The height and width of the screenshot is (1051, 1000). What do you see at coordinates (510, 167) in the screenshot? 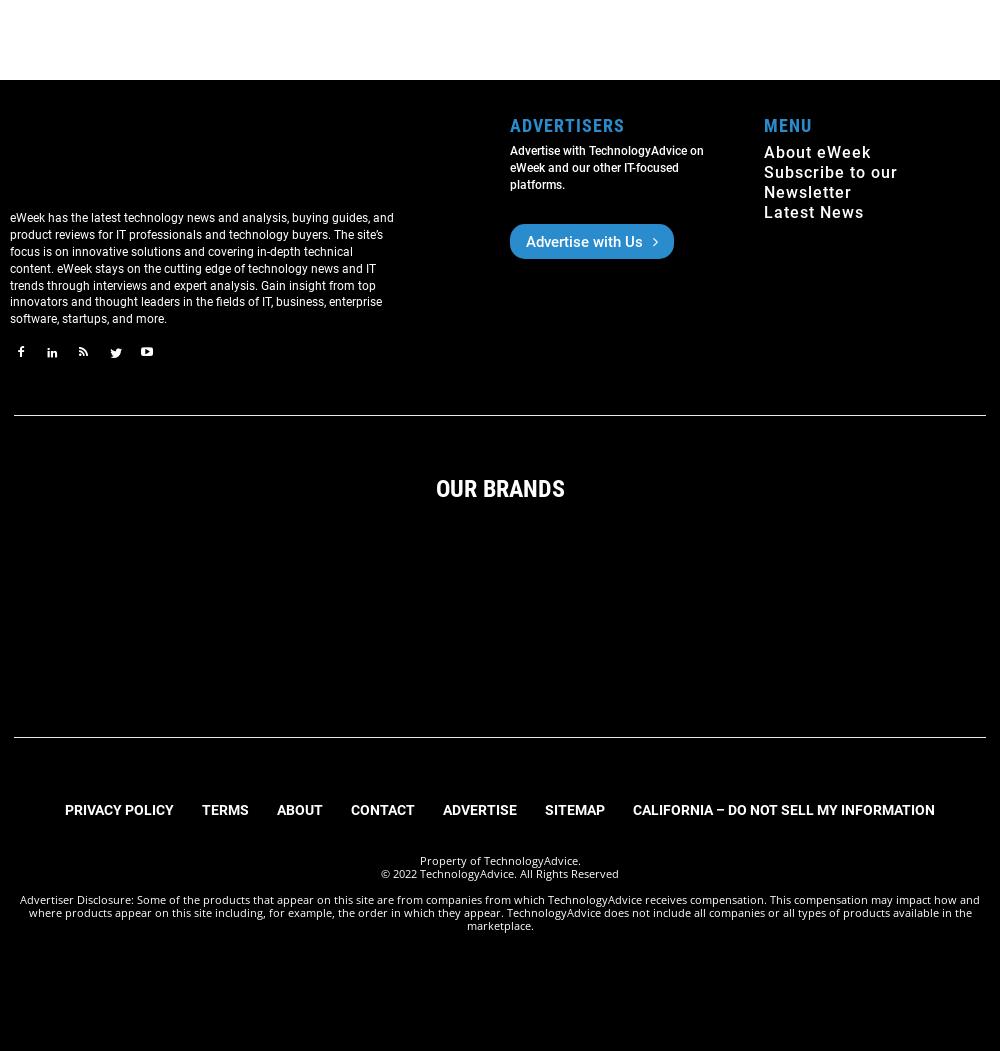
I see `'Advertise with TechnologyAdvice on eWeek and our other IT-focused platforms.'` at bounding box center [510, 167].